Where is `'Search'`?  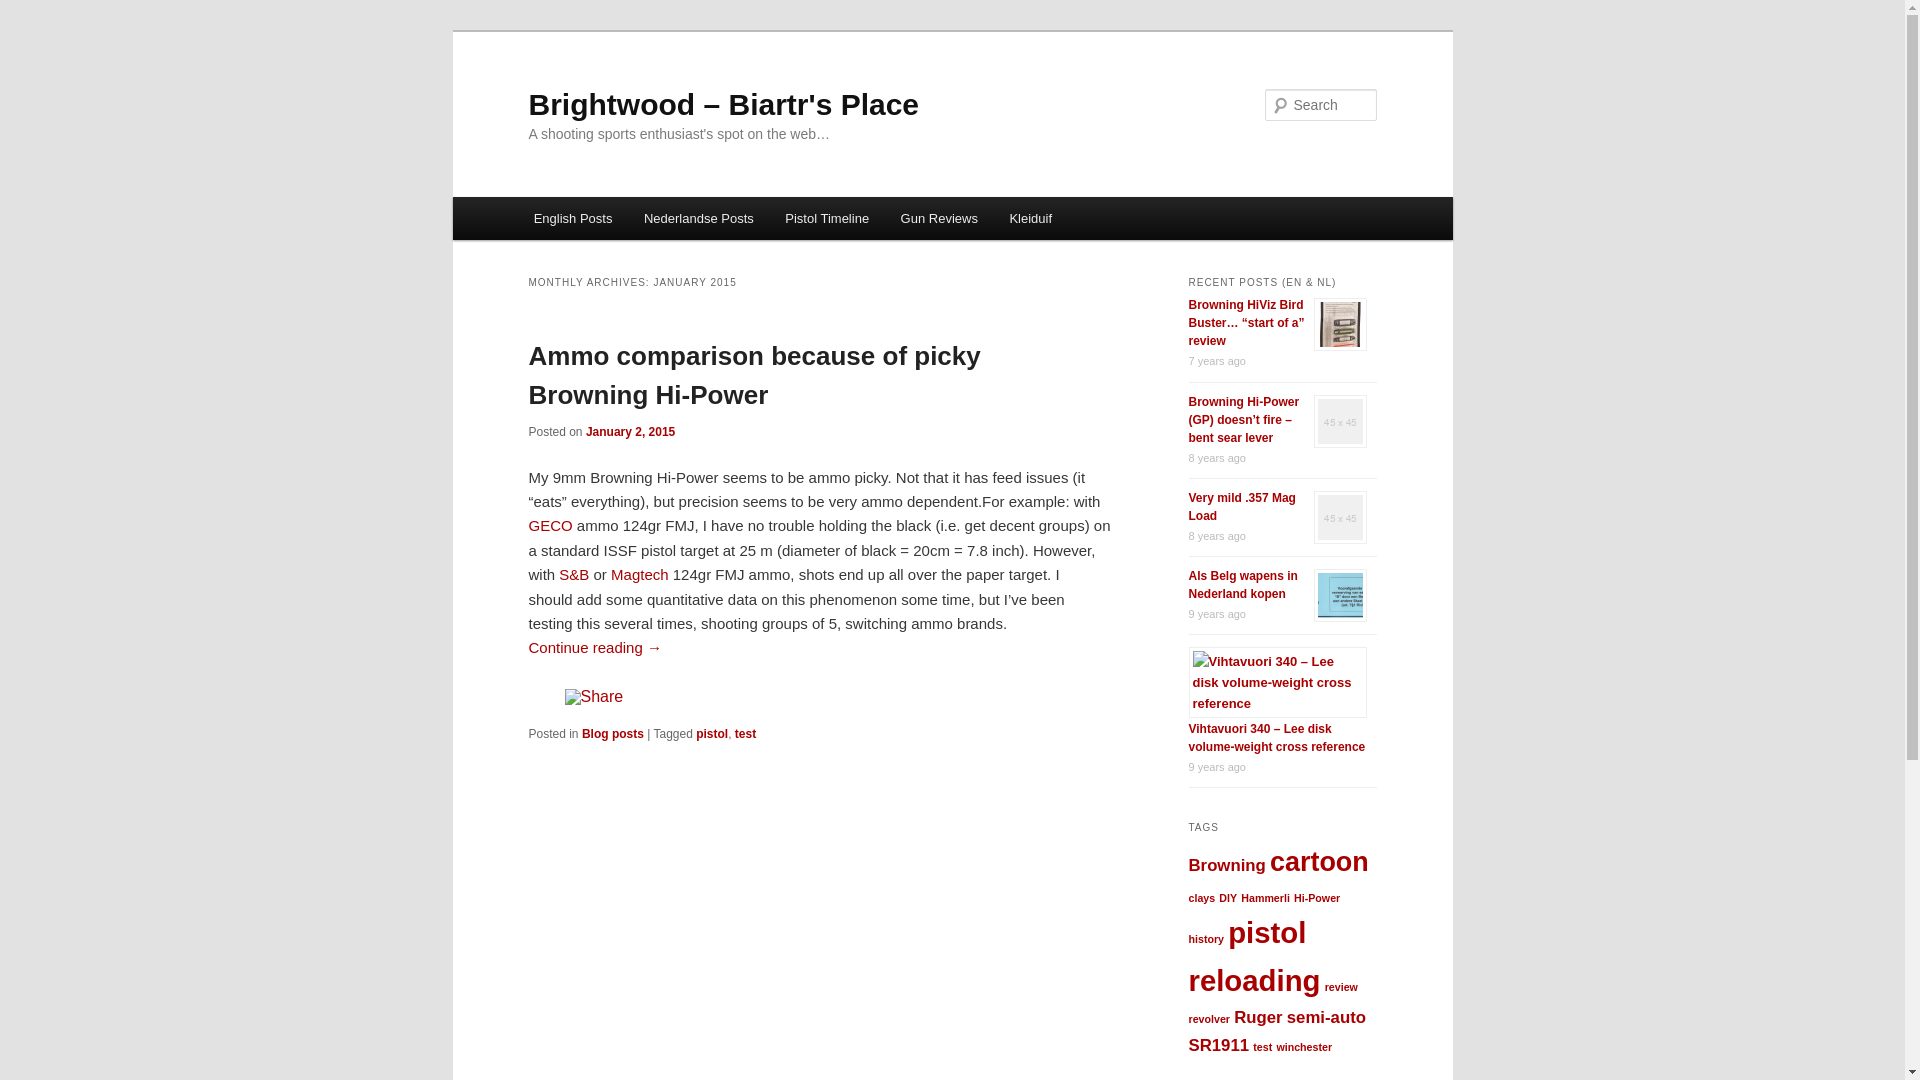
'Search' is located at coordinates (32, 11).